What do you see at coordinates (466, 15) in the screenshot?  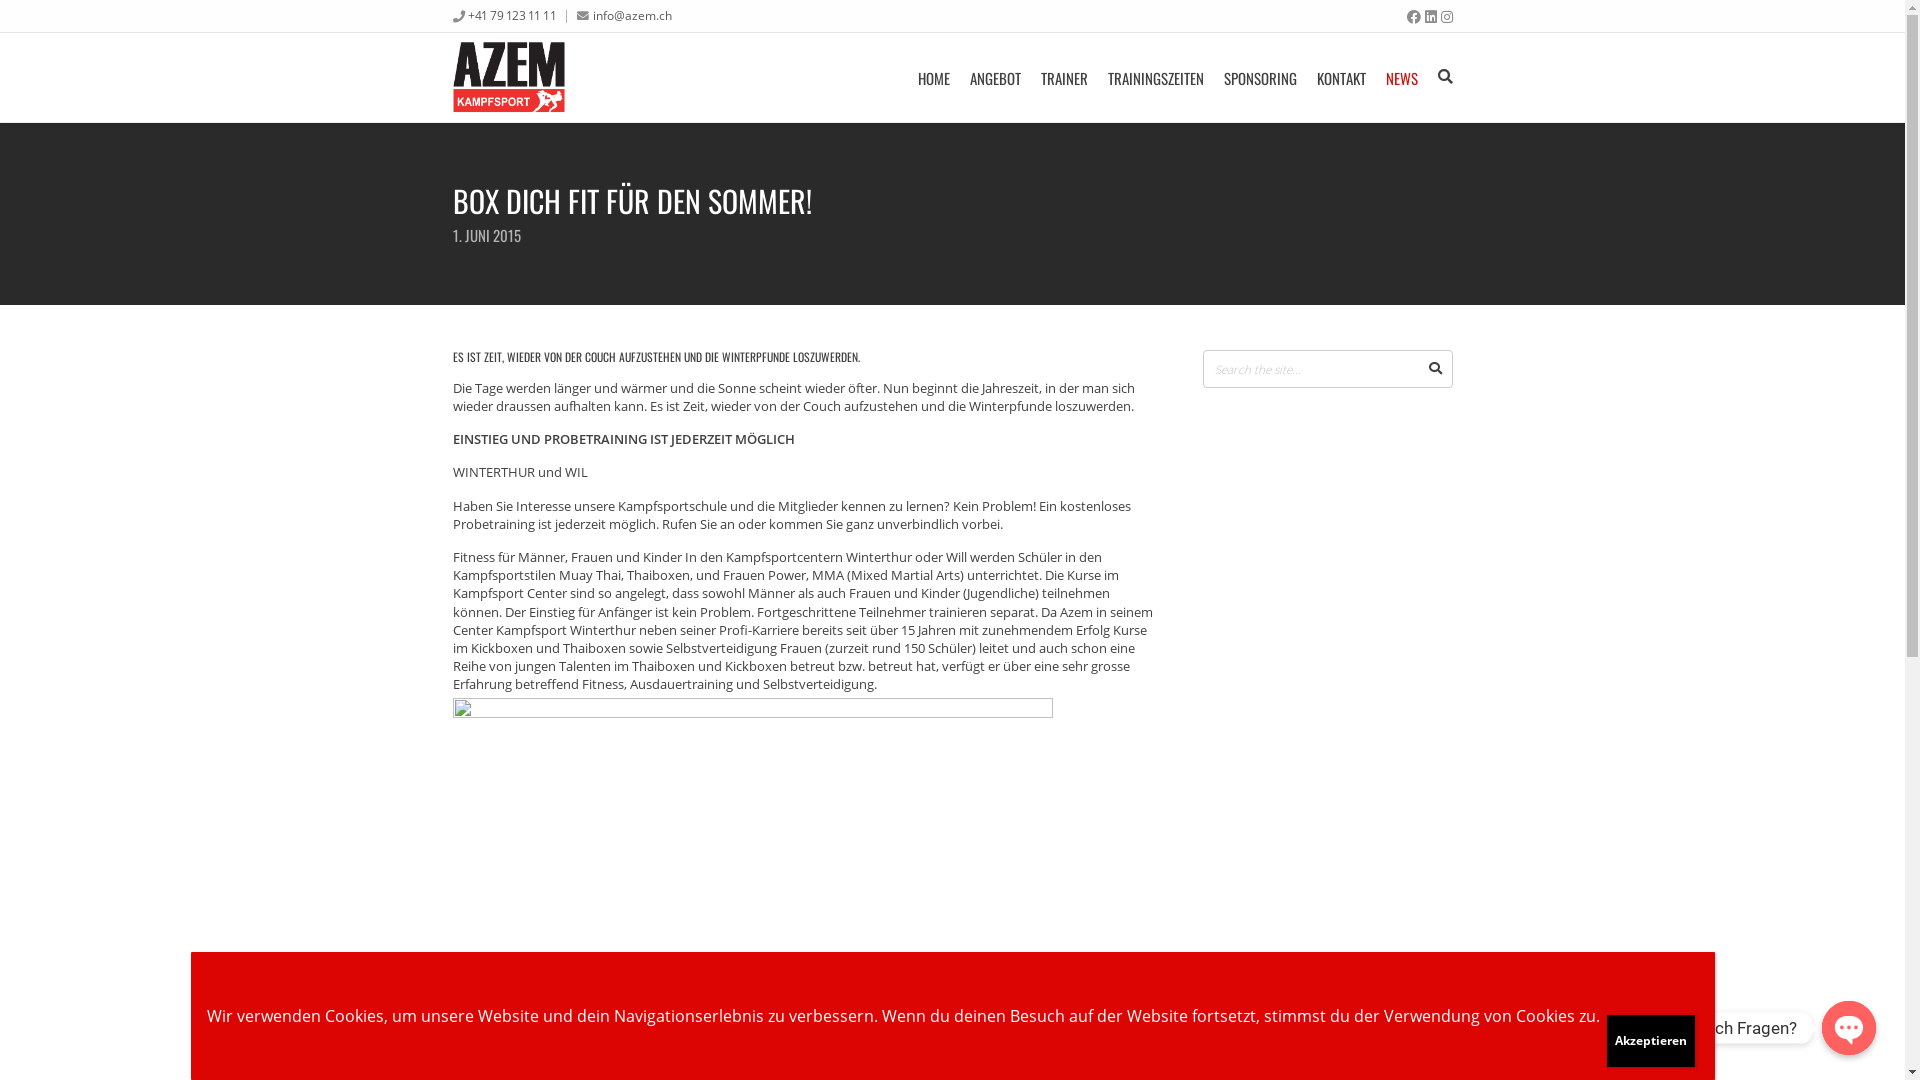 I see `'+41 79 123 11 11'` at bounding box center [466, 15].